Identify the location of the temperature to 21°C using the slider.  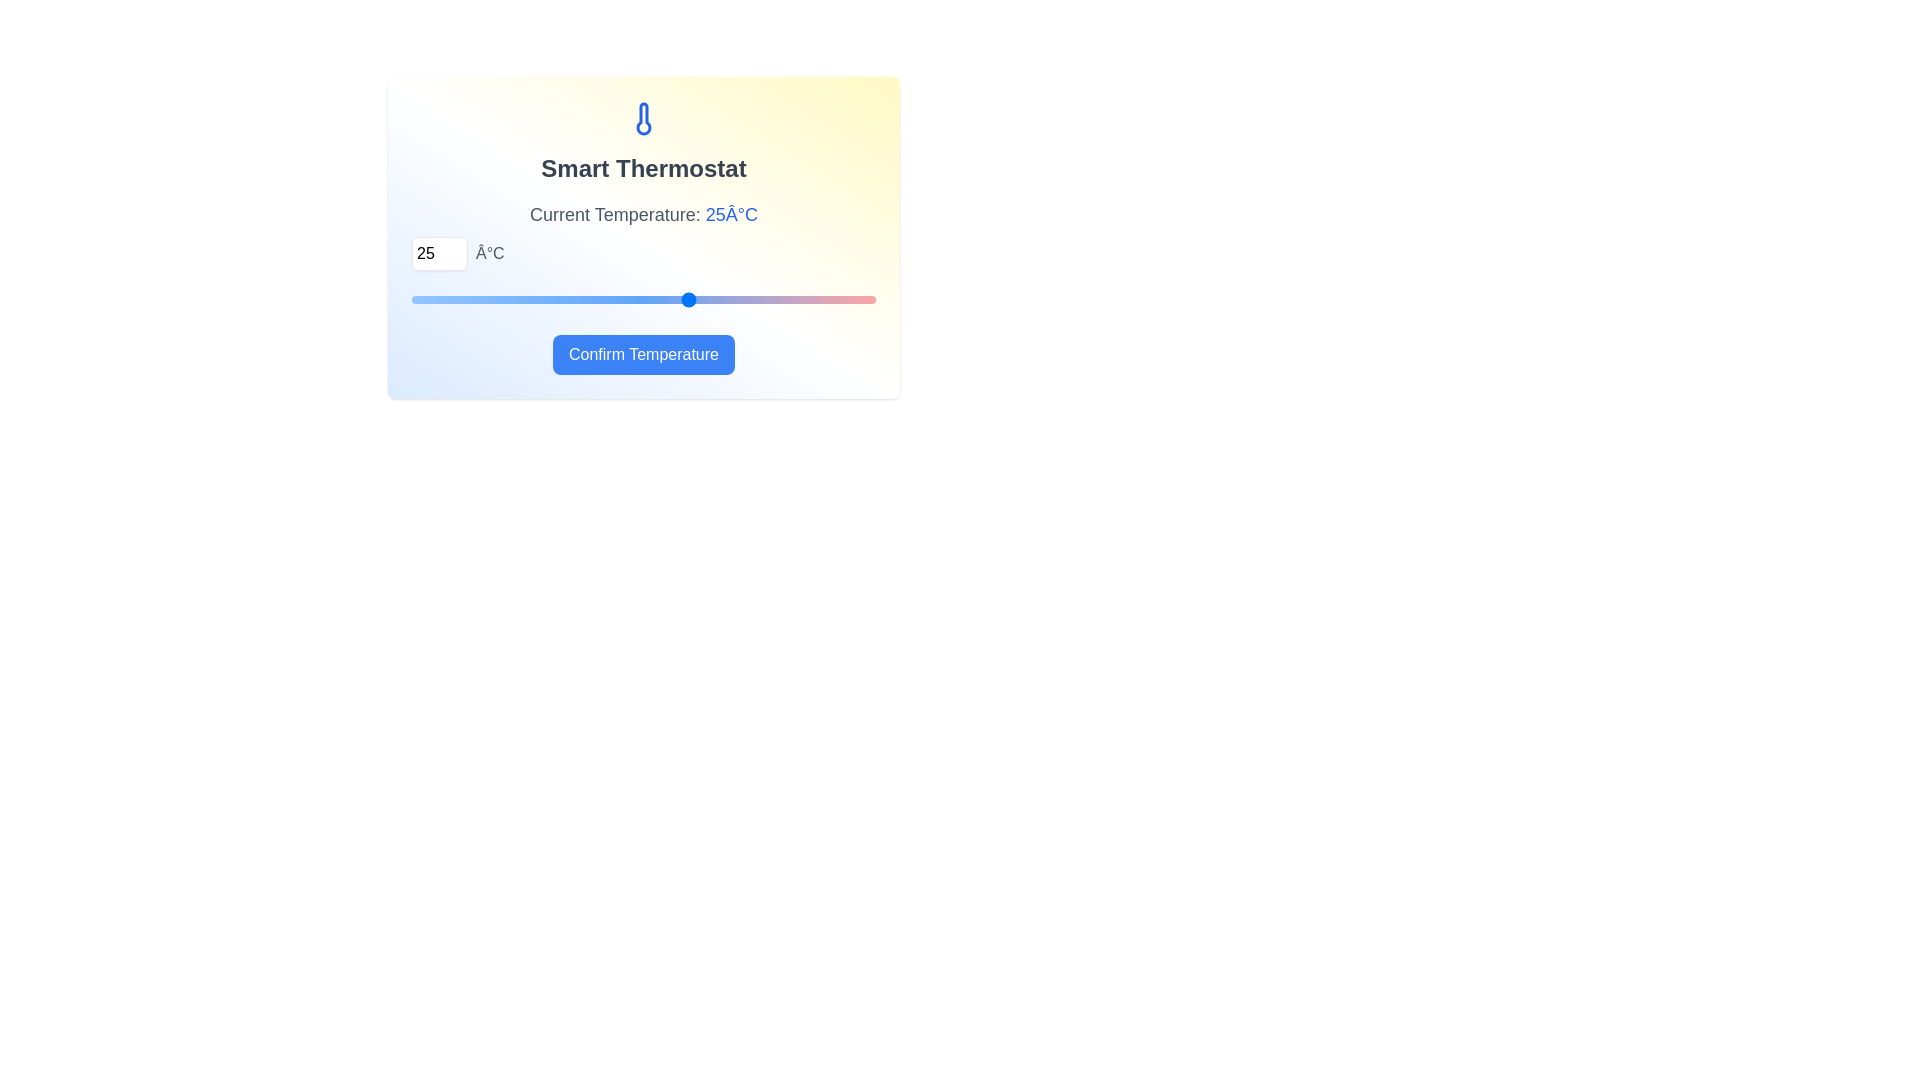
(615, 300).